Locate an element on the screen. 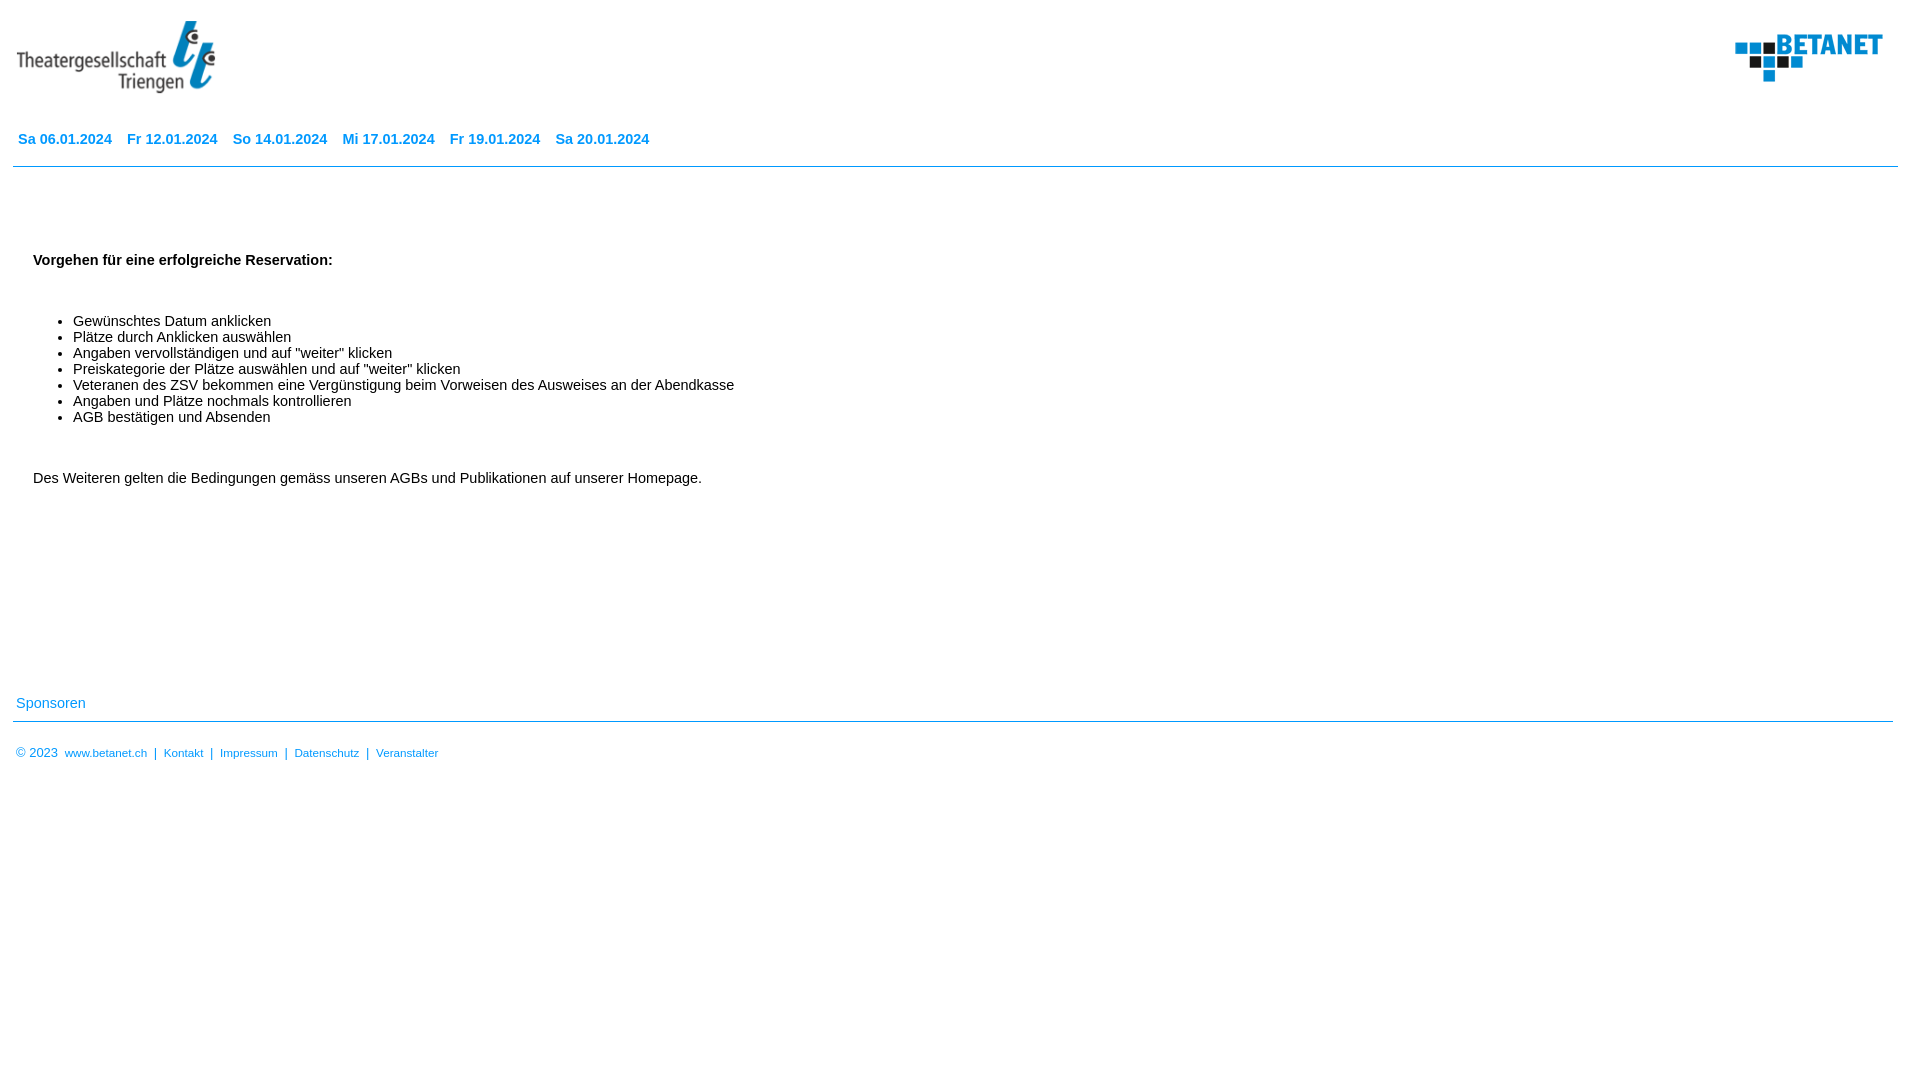 The width and height of the screenshot is (1920, 1080). 'Mi 17.01.2024' is located at coordinates (390, 137).